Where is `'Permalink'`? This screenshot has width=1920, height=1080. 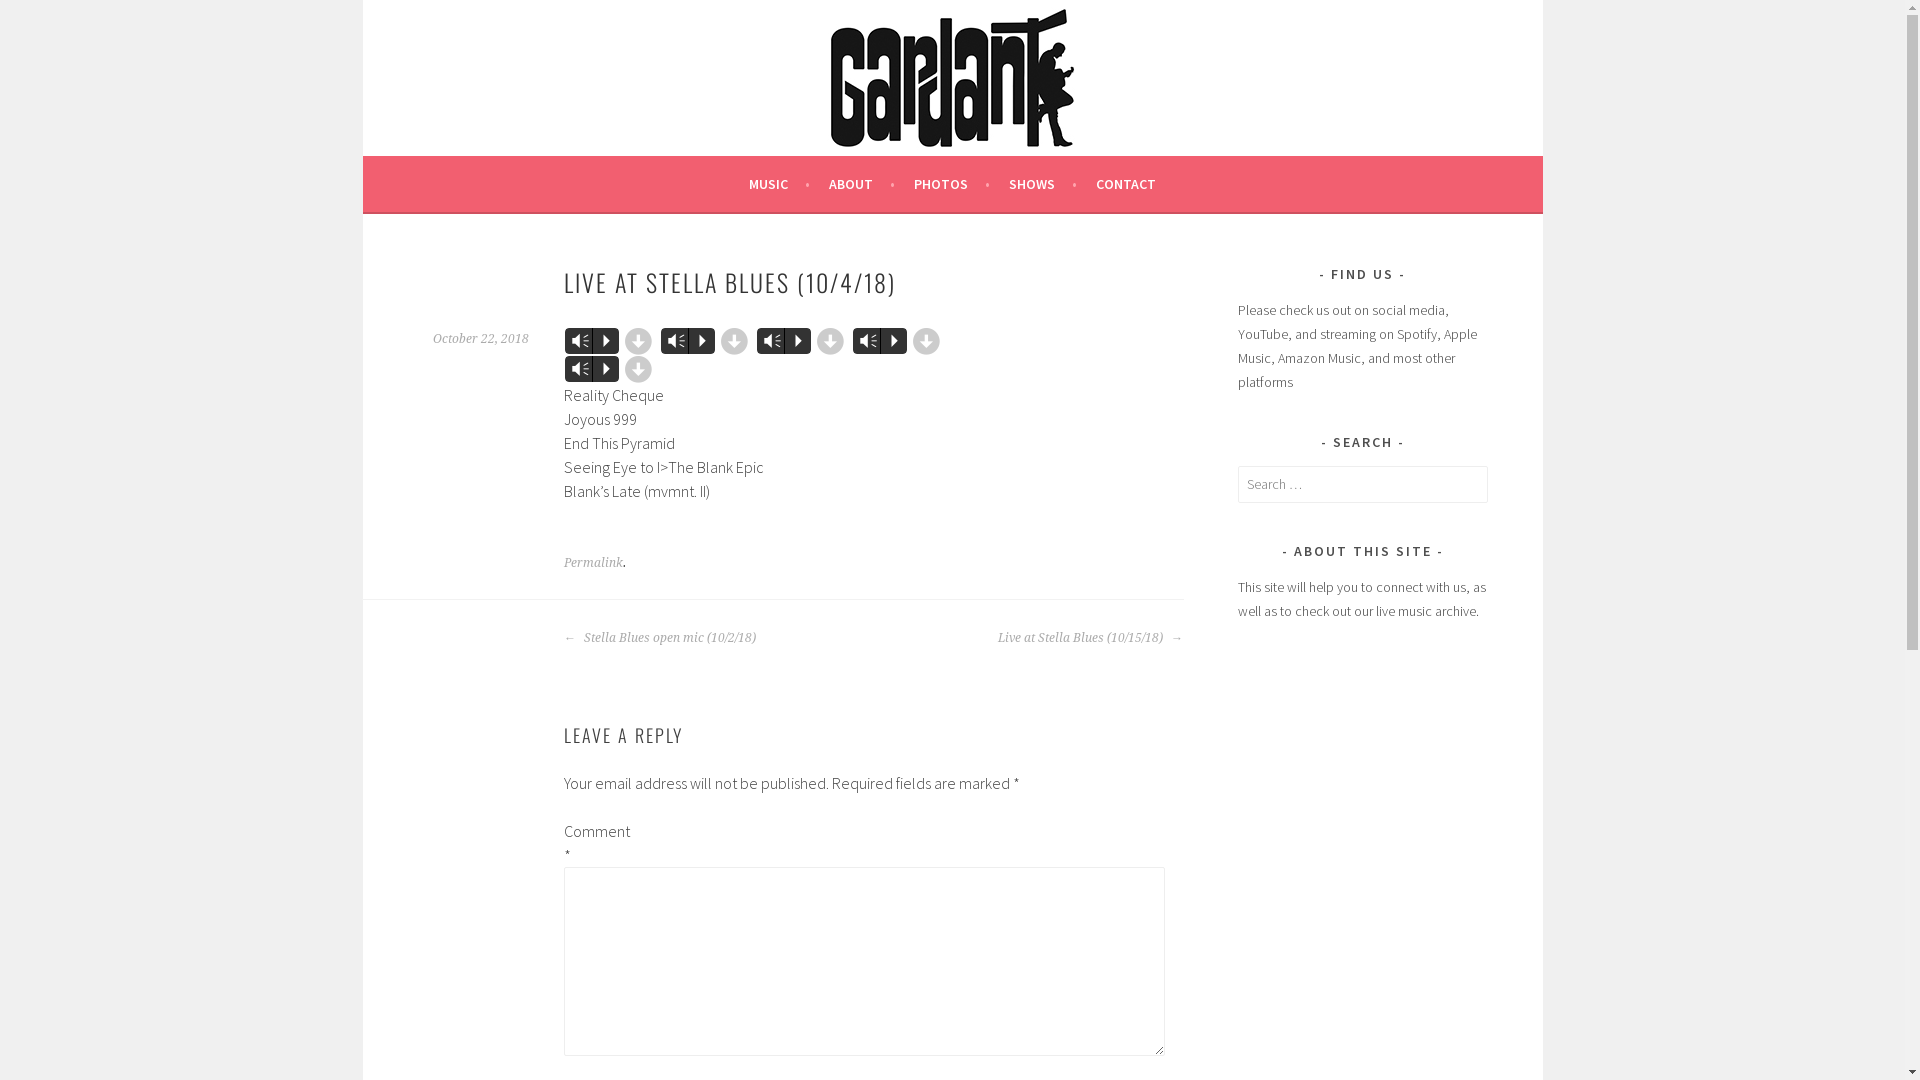 'Permalink' is located at coordinates (592, 563).